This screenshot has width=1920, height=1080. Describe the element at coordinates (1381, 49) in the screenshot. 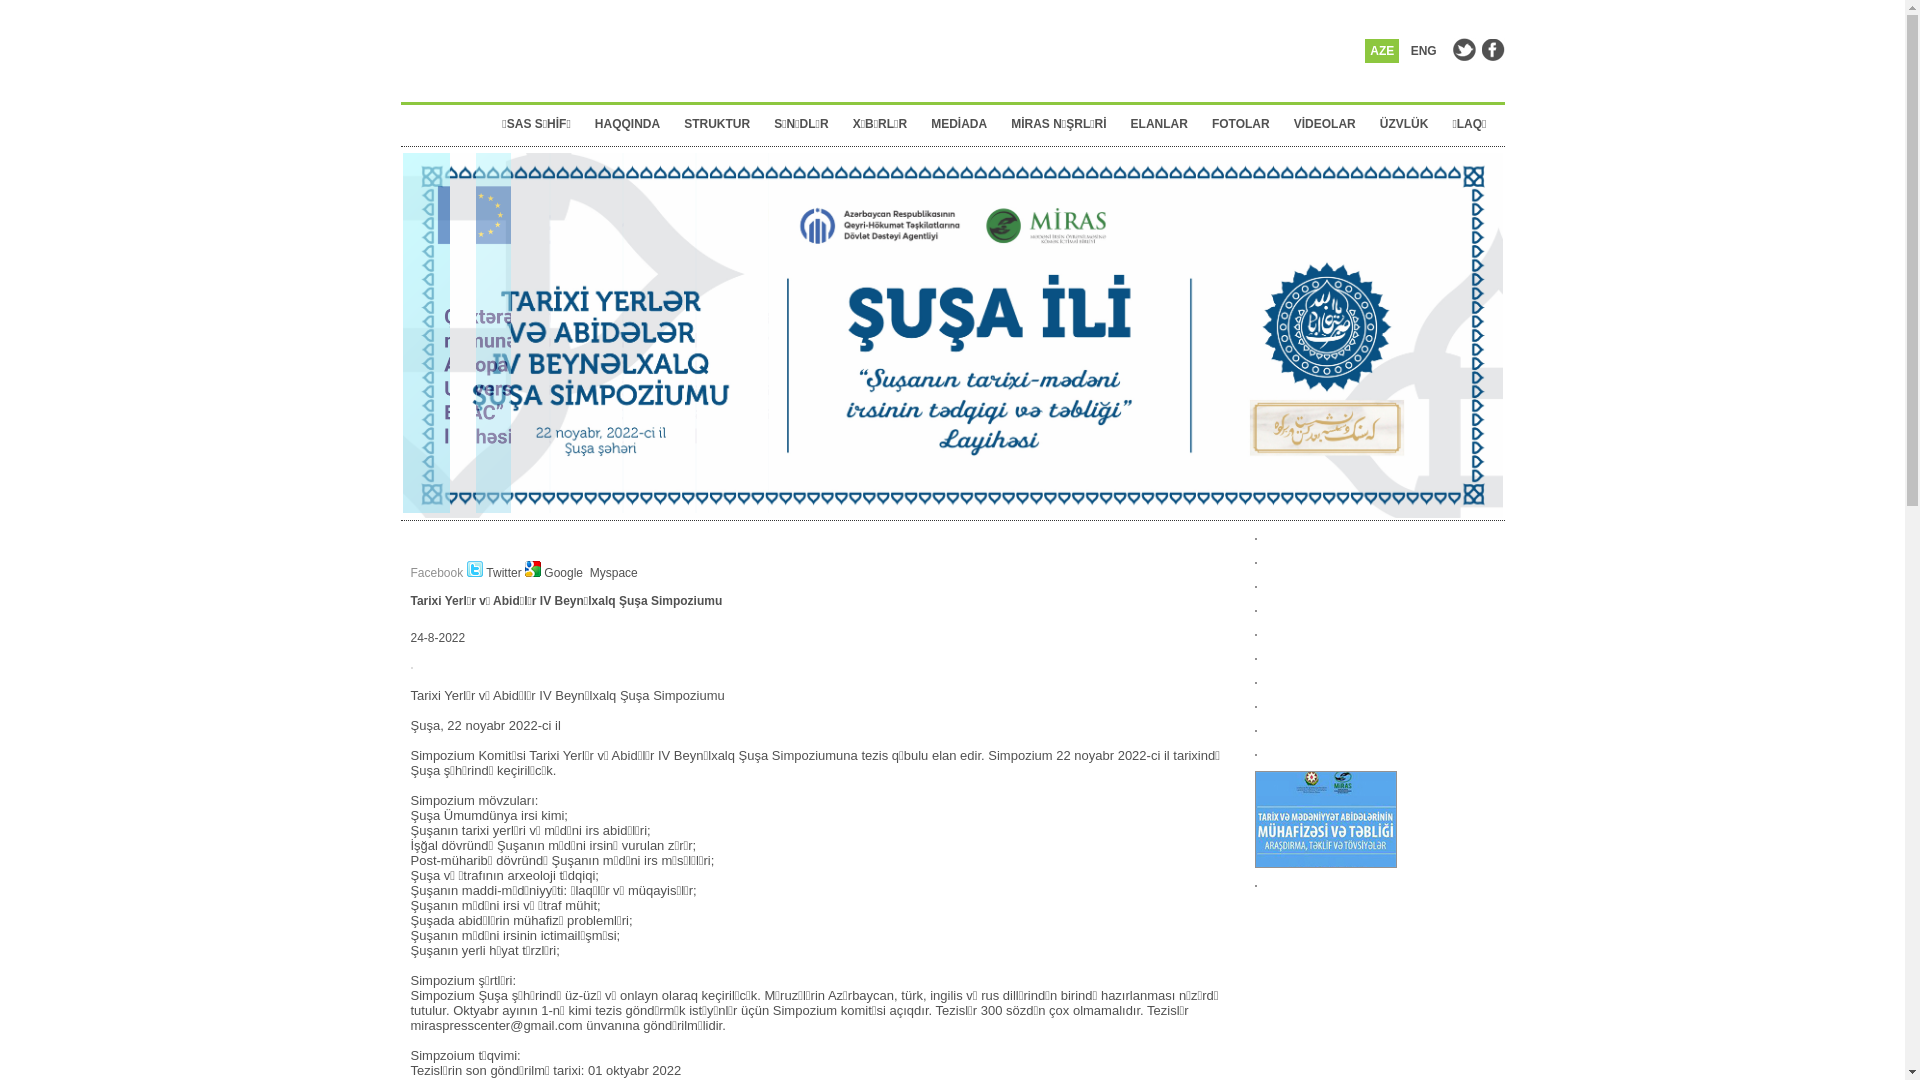

I see `'AZE'` at that location.